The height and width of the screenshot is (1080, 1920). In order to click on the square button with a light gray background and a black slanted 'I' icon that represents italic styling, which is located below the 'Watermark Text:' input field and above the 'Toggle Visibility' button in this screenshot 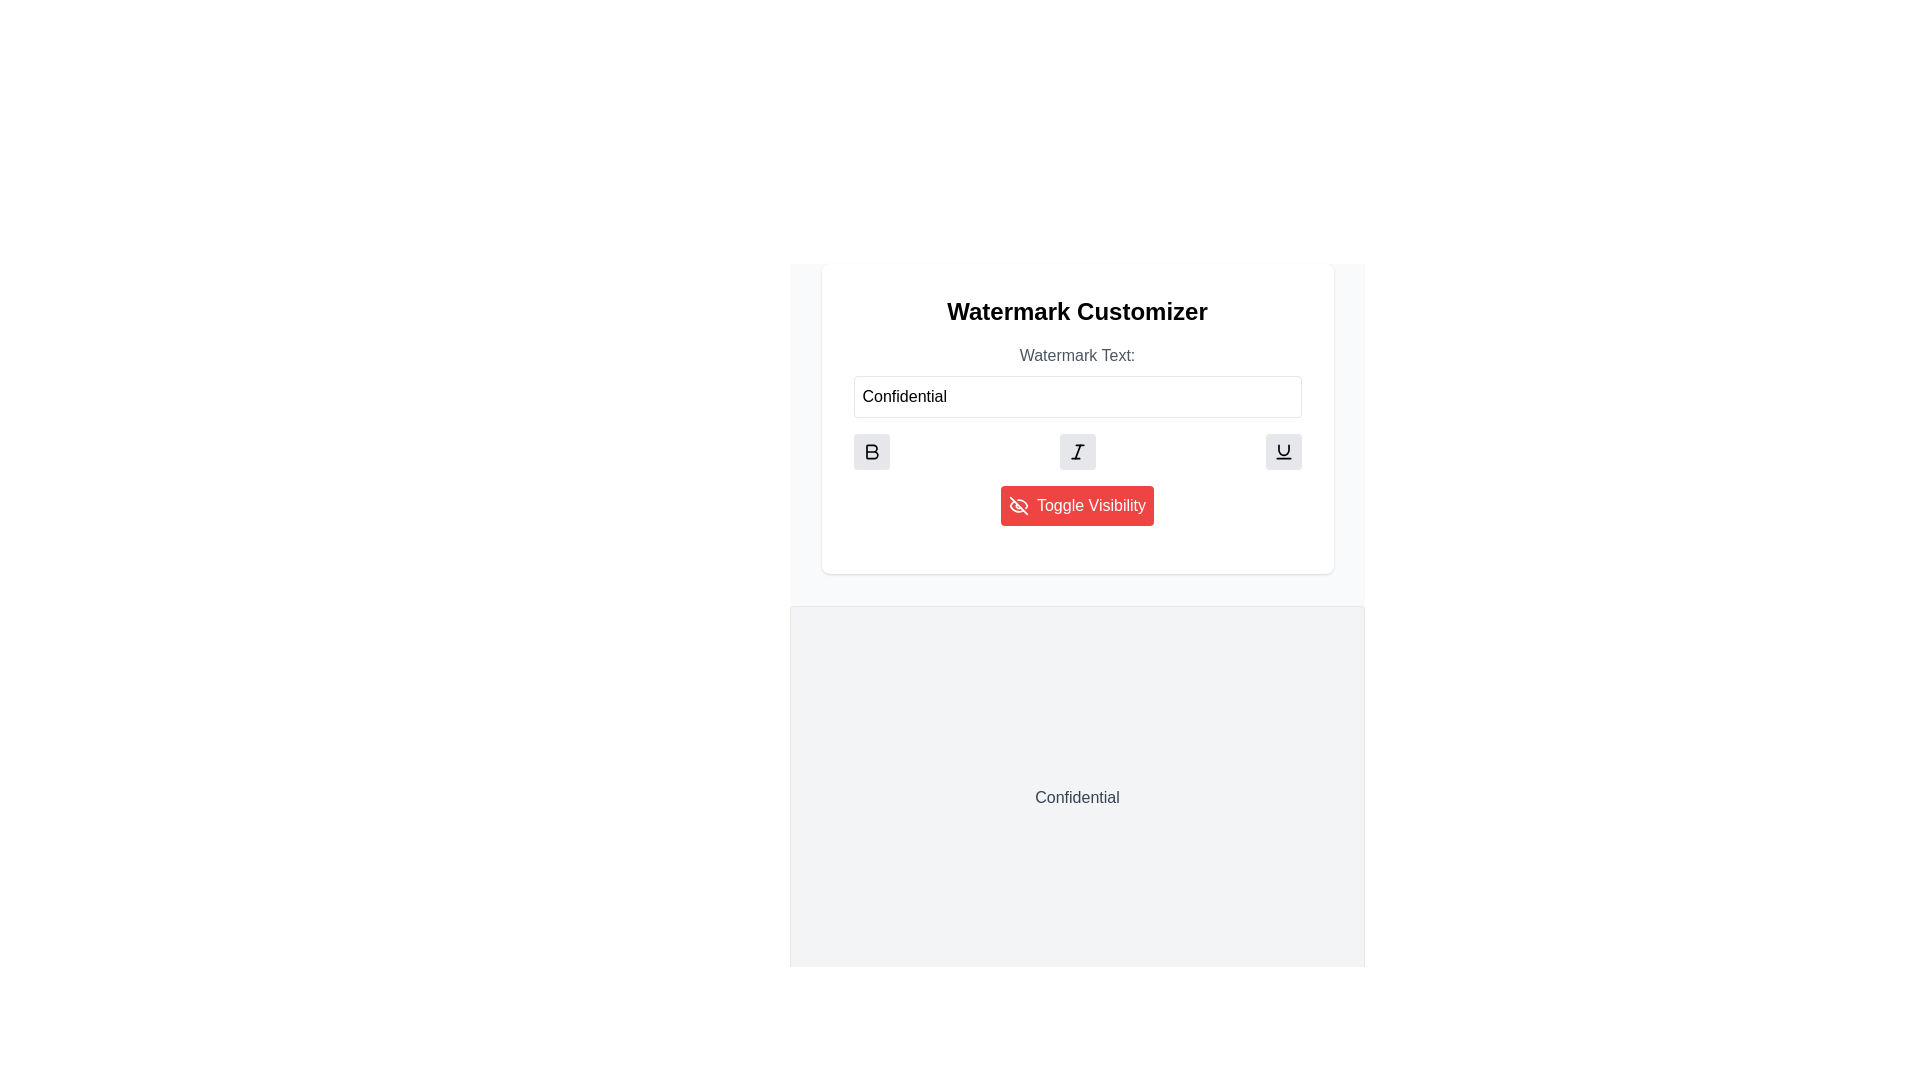, I will do `click(1076, 451)`.